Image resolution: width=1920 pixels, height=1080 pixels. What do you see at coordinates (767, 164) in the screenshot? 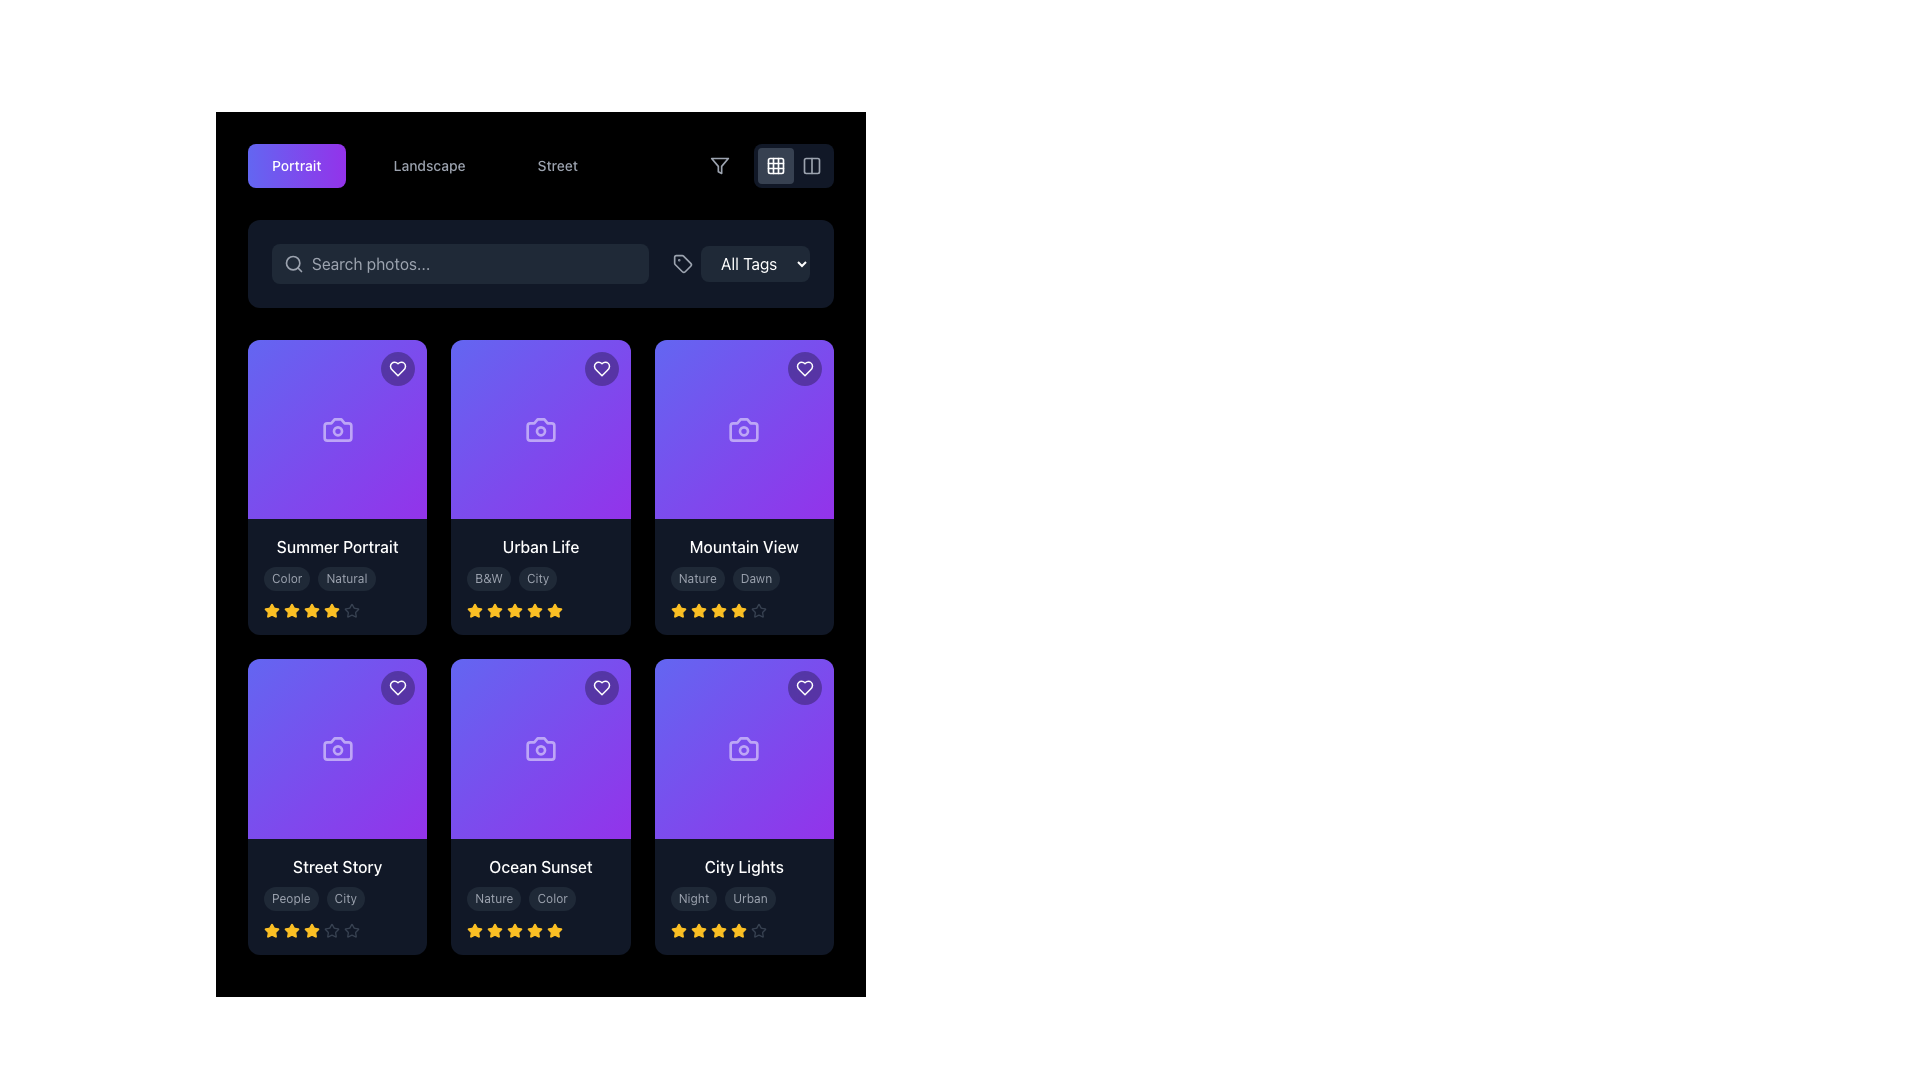
I see `the button with a grid icon, which is the second button in a group of three` at bounding box center [767, 164].